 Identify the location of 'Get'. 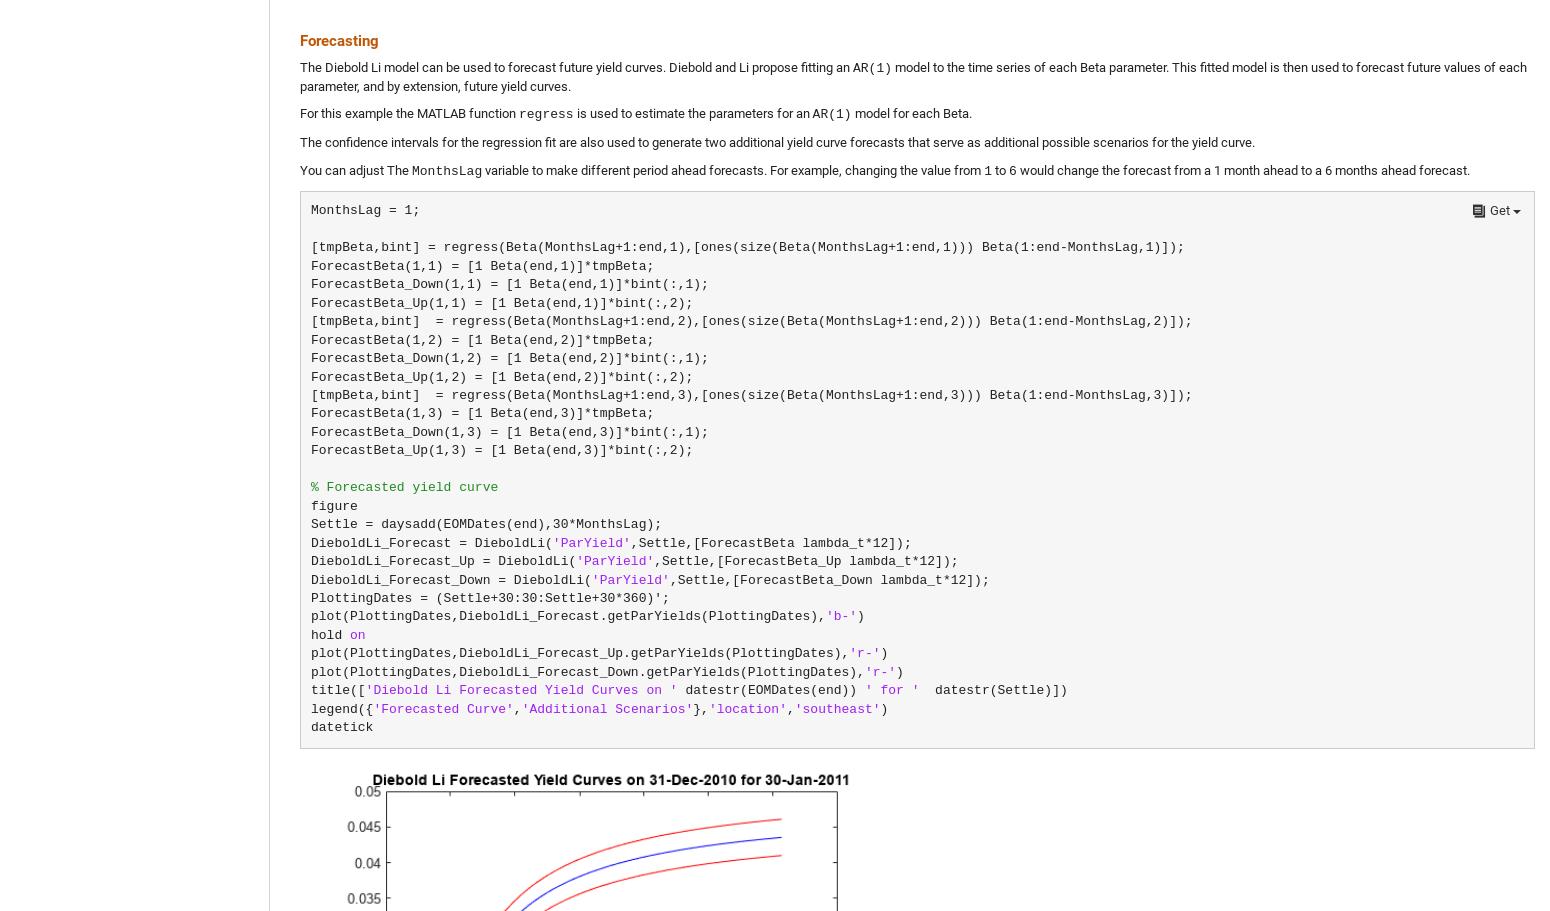
(1487, 209).